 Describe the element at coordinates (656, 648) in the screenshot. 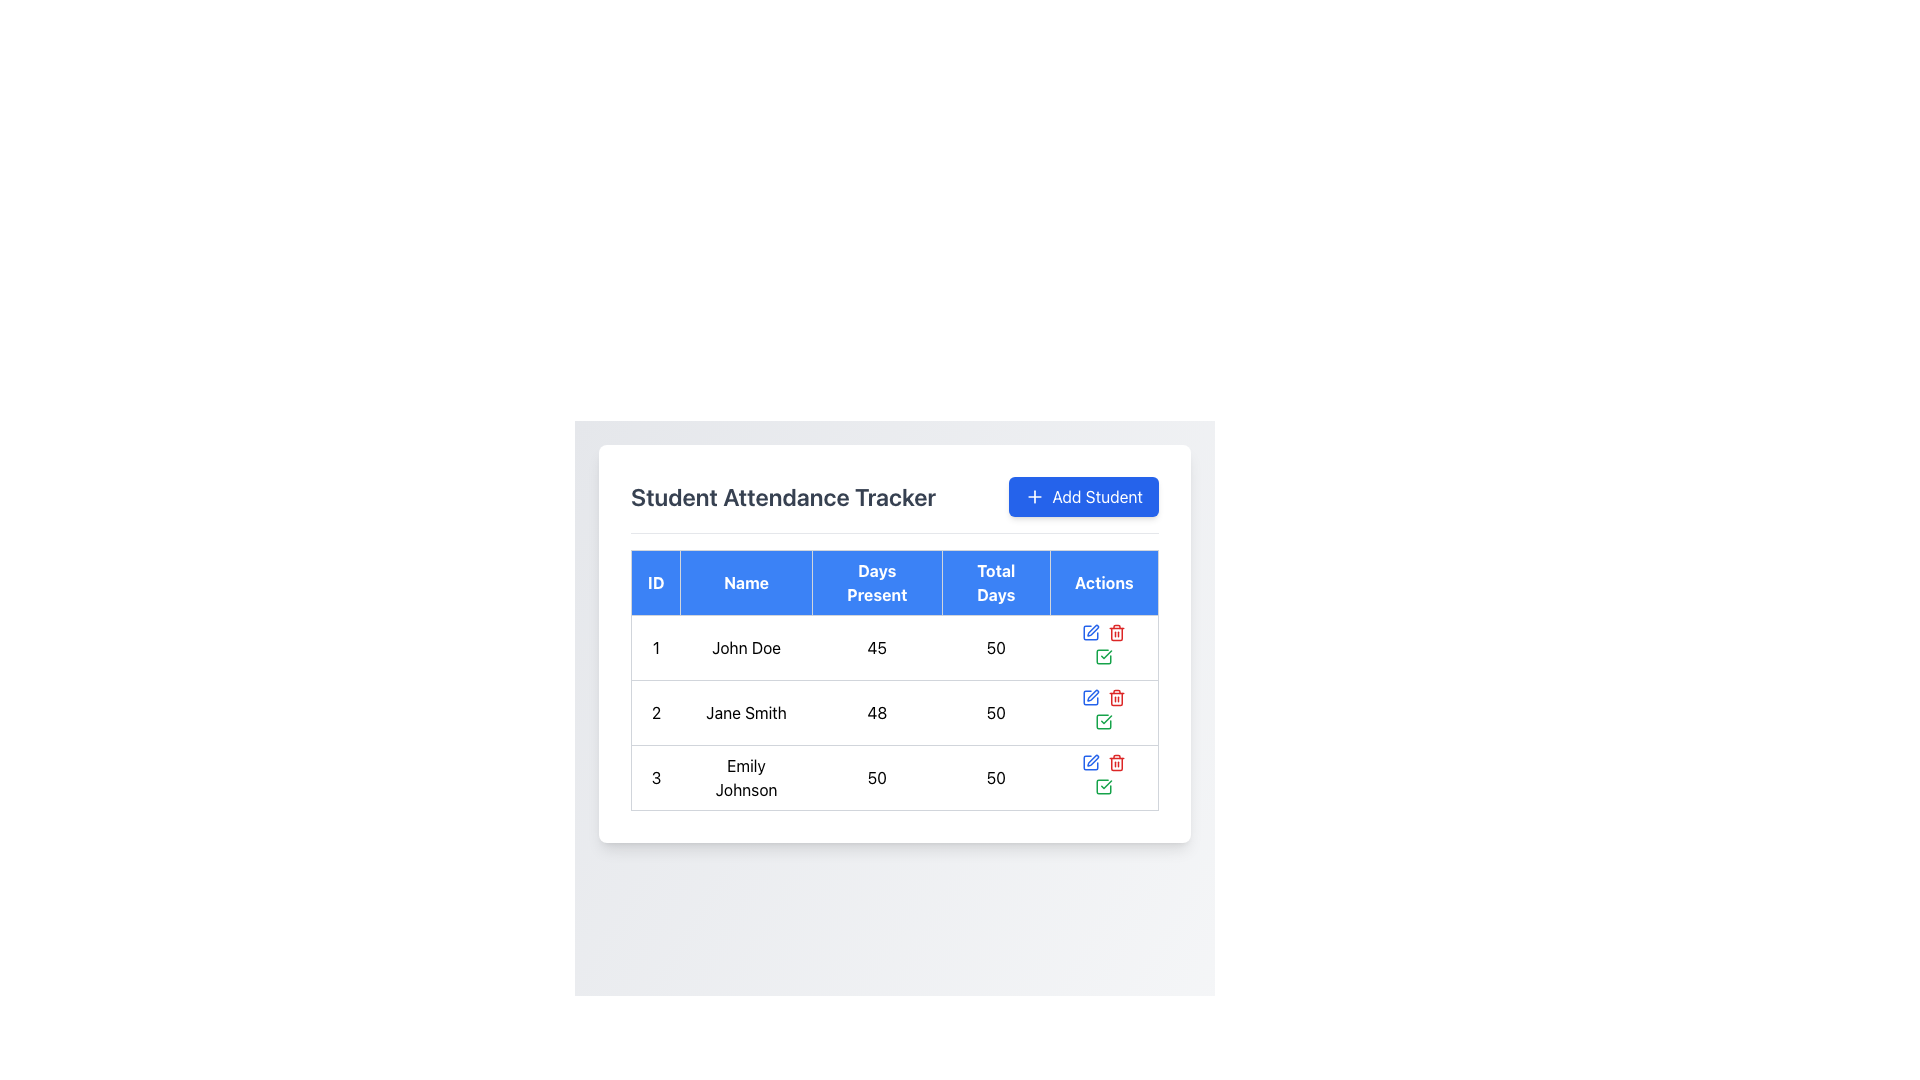

I see `the text label that serves as an identifier for entry number 1` at that location.